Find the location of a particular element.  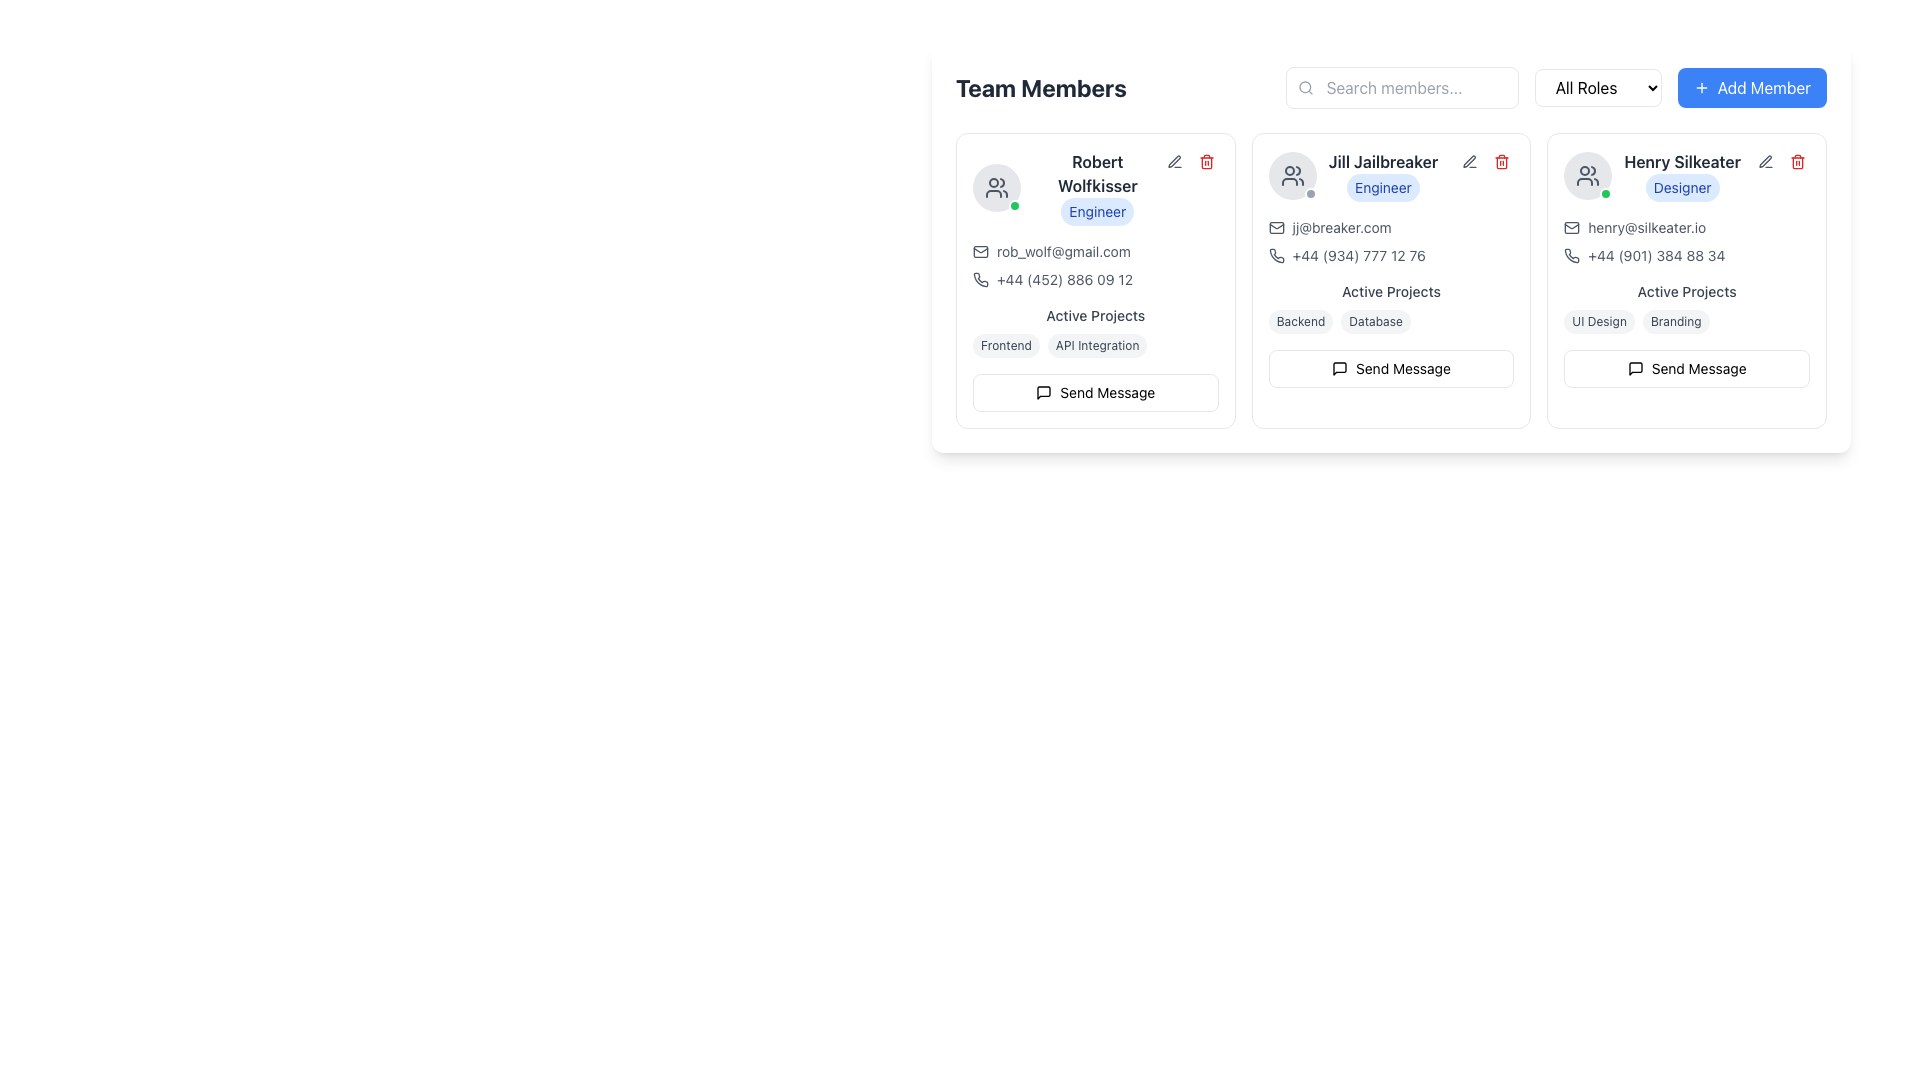

the search icon located on the left edge of the 'Search members...' input field, which visually indicates the search functionality is located at coordinates (1305, 87).